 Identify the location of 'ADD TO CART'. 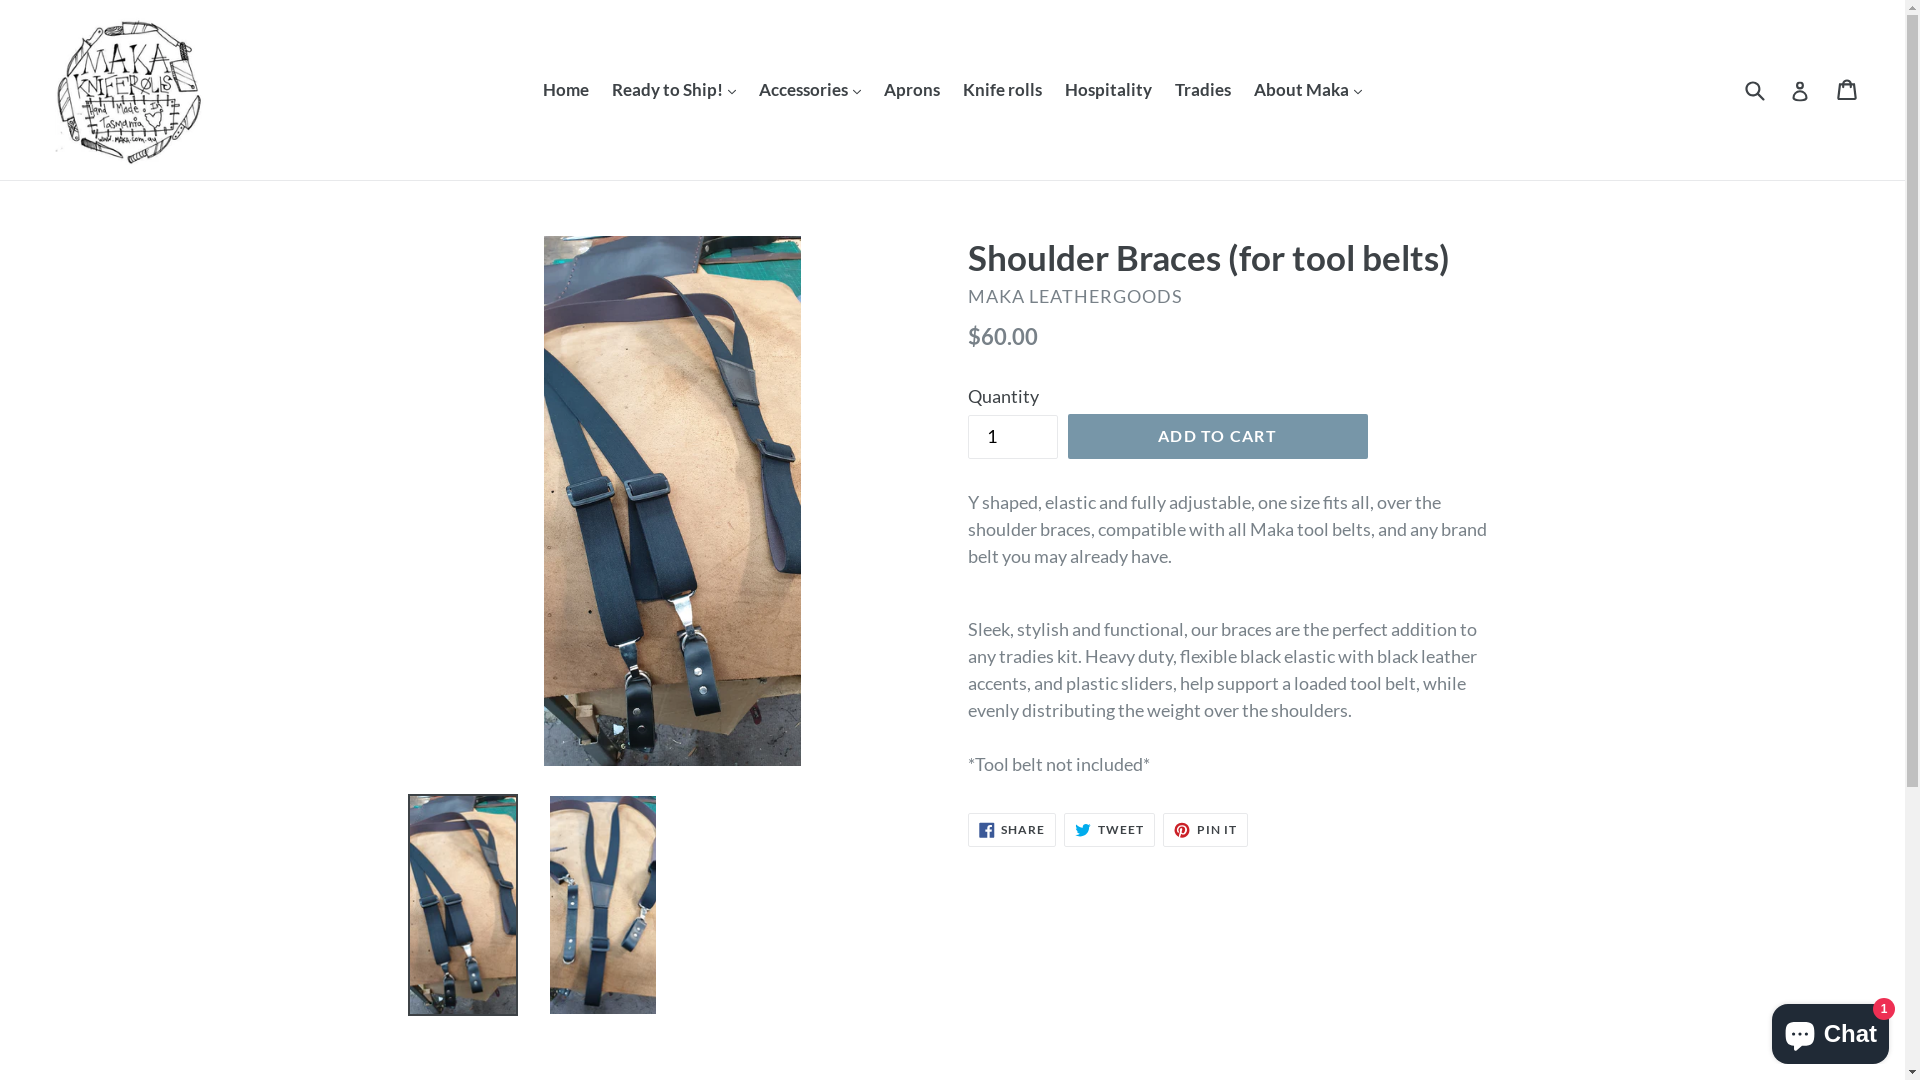
(1217, 434).